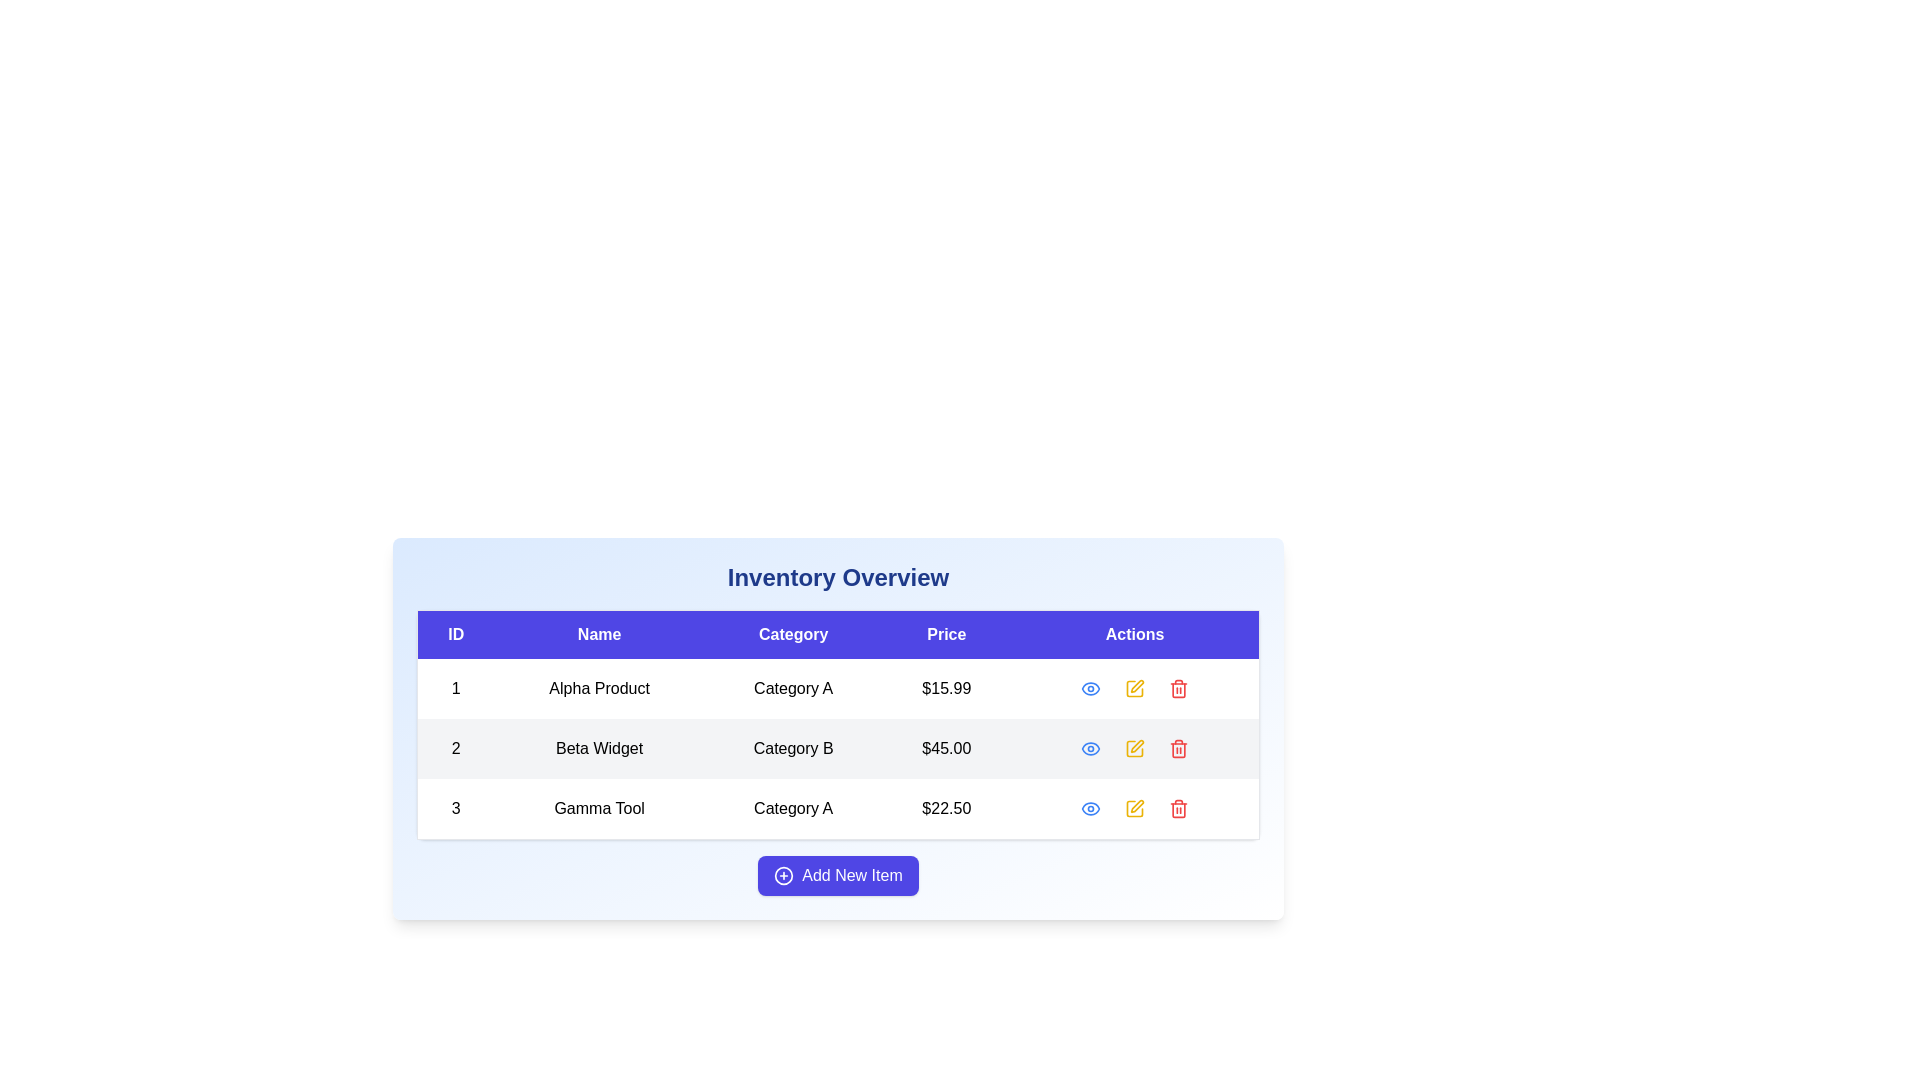  Describe the element at coordinates (838, 874) in the screenshot. I see `the 'Add Item' button located in the 'Inventory Overview' panel, positioned centrally below the inventory items table, to initiate the add item process` at that location.